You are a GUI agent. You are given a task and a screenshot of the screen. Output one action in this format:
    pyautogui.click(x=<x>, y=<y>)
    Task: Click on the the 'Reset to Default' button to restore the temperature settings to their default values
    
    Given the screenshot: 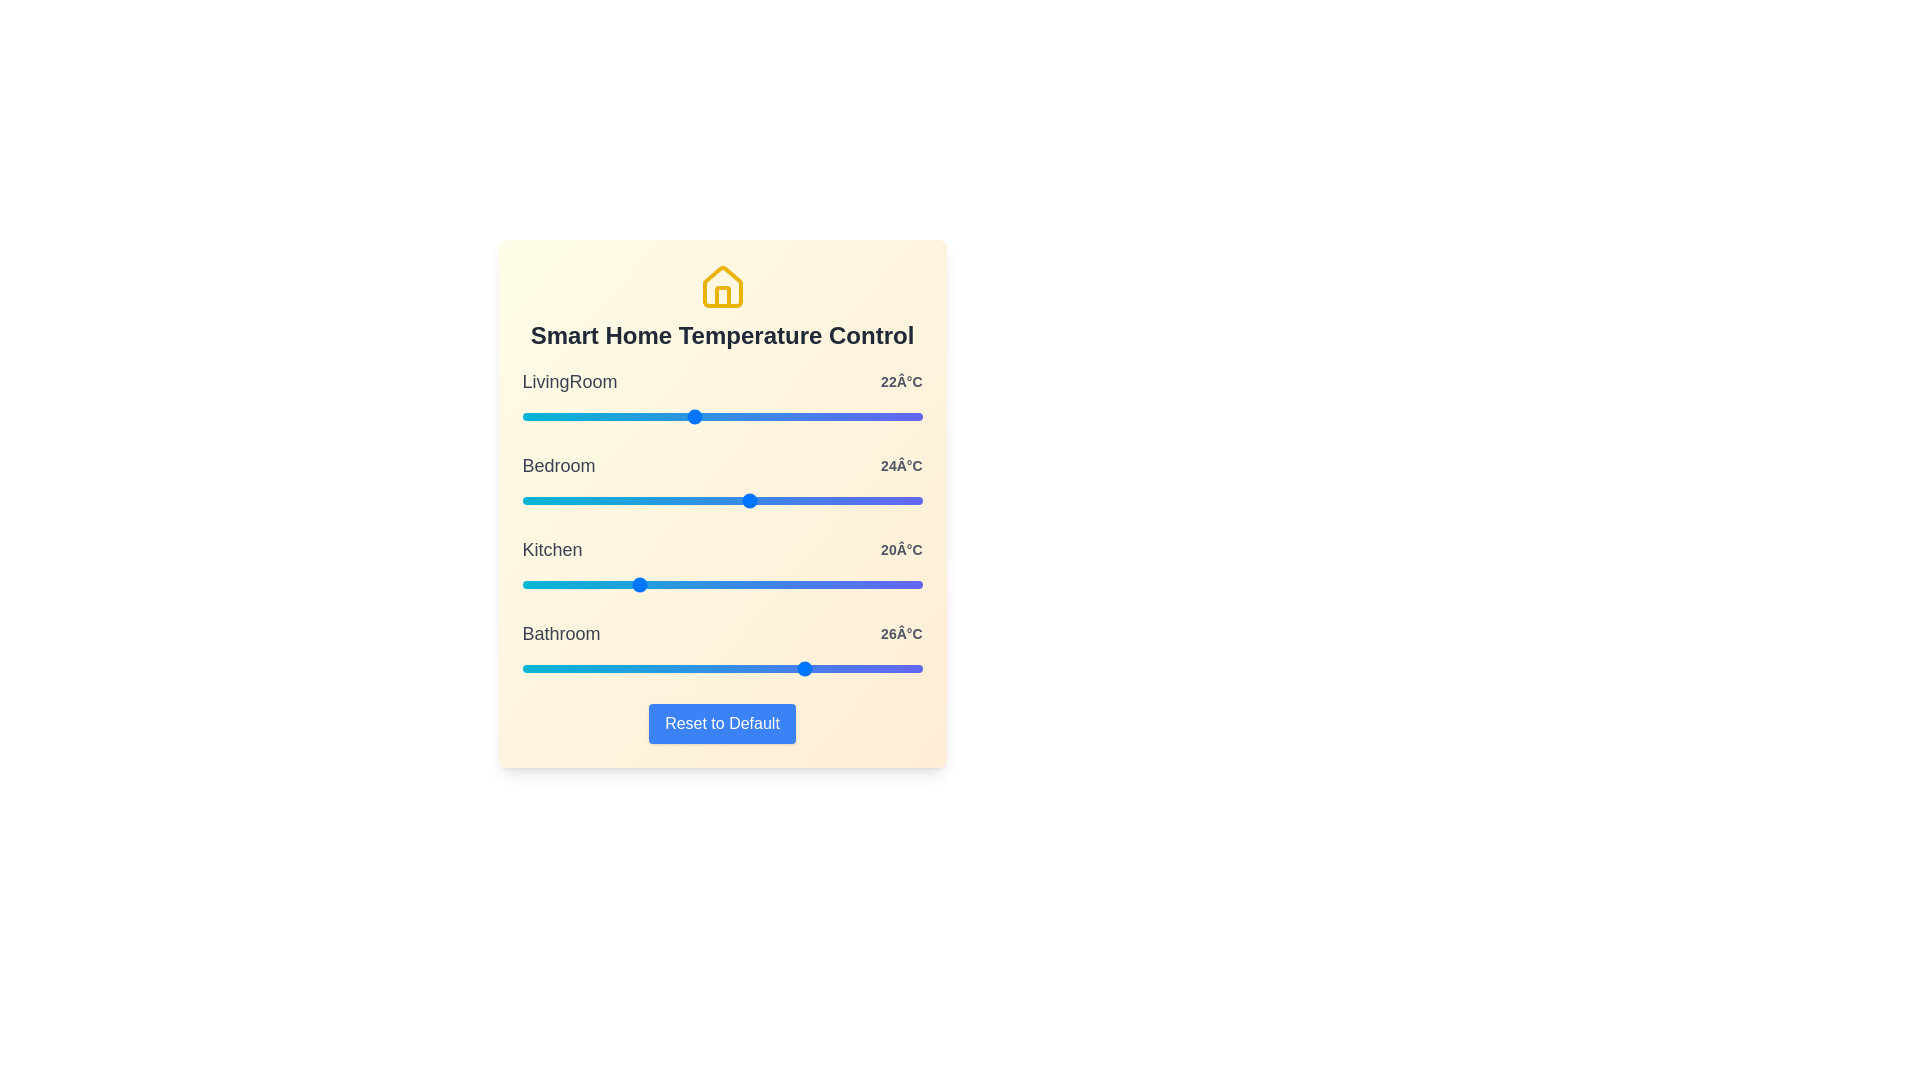 What is the action you would take?
    pyautogui.click(x=721, y=724)
    